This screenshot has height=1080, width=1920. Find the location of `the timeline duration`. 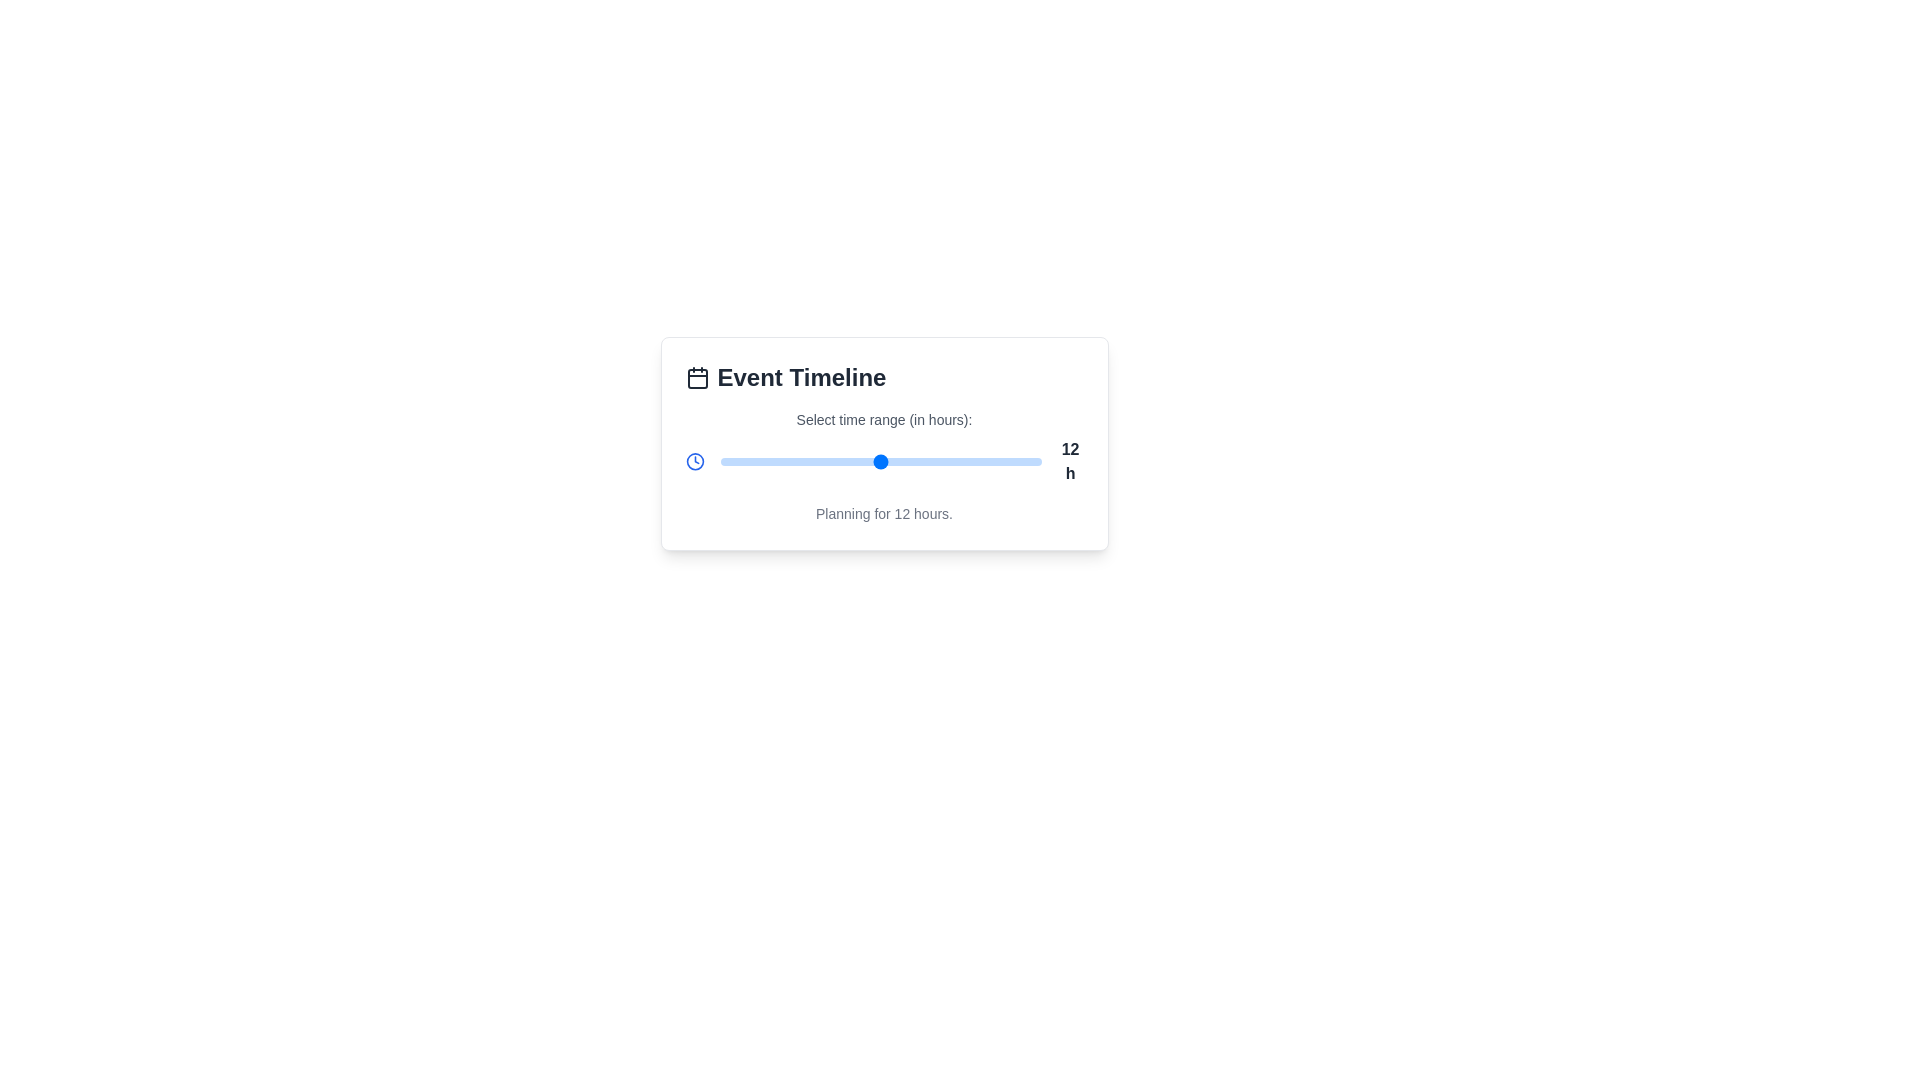

the timeline duration is located at coordinates (732, 462).